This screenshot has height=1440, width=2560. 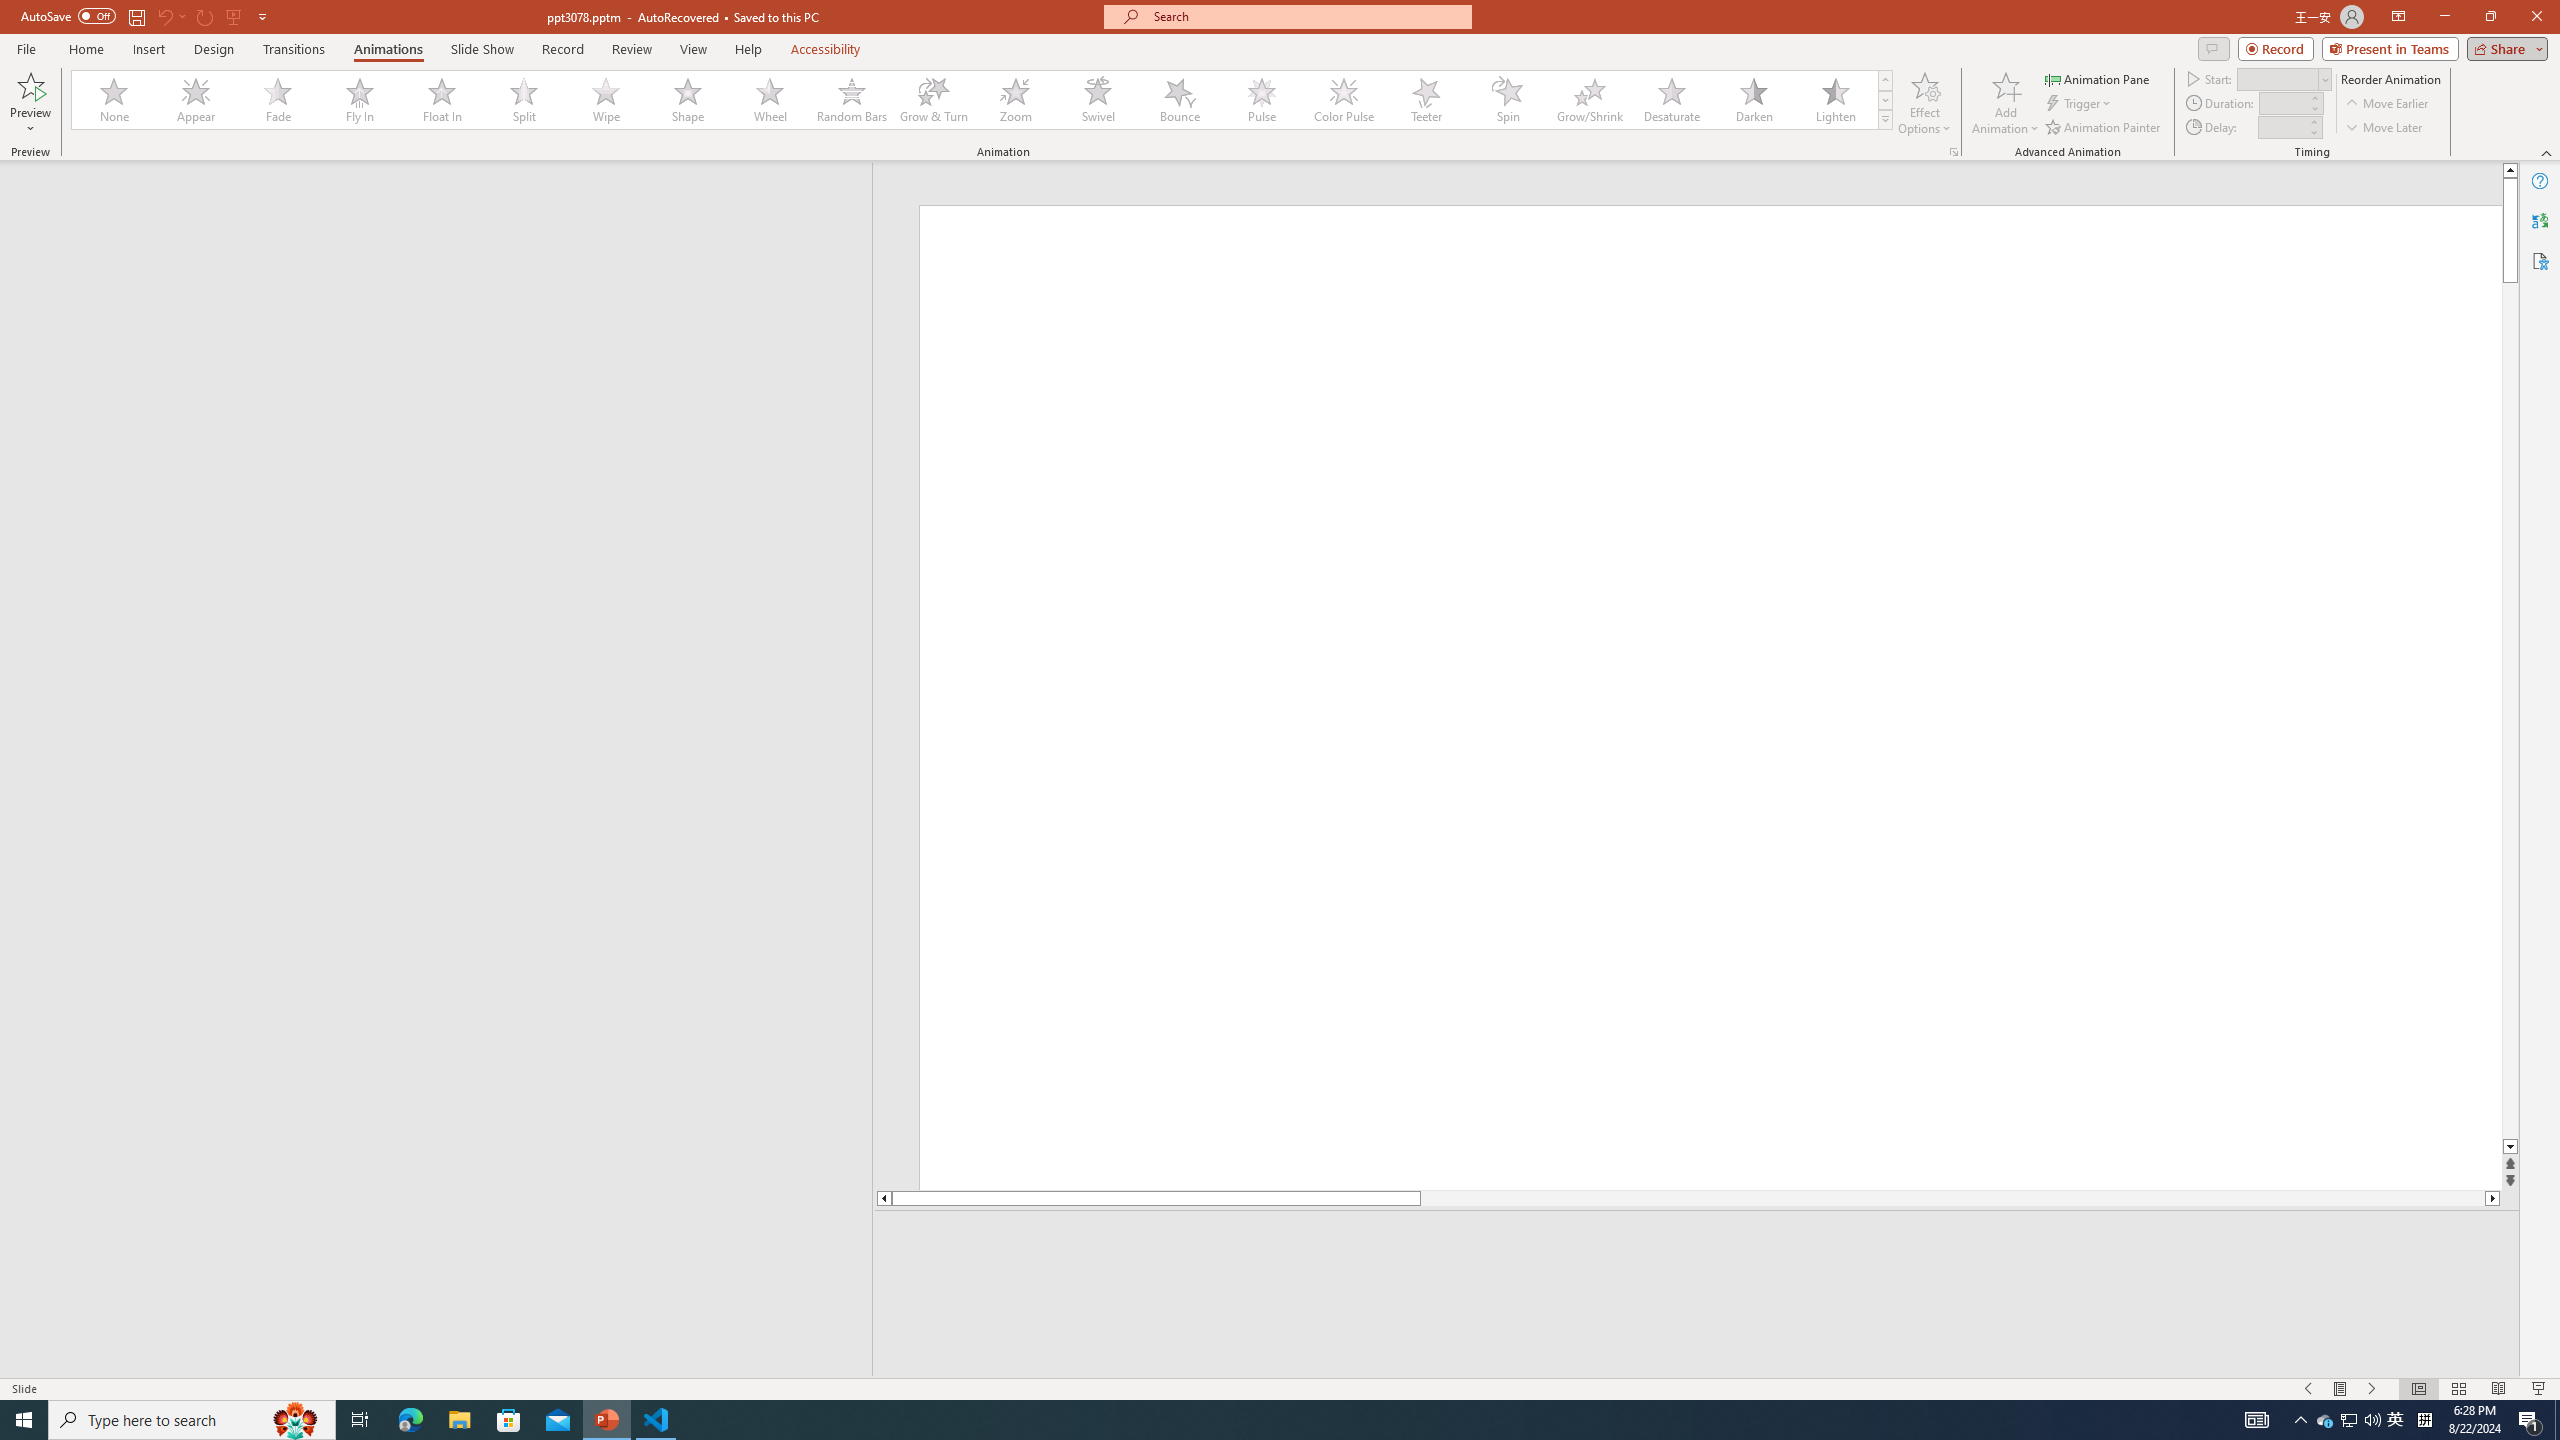 I want to click on 'Float In', so click(x=441, y=99).